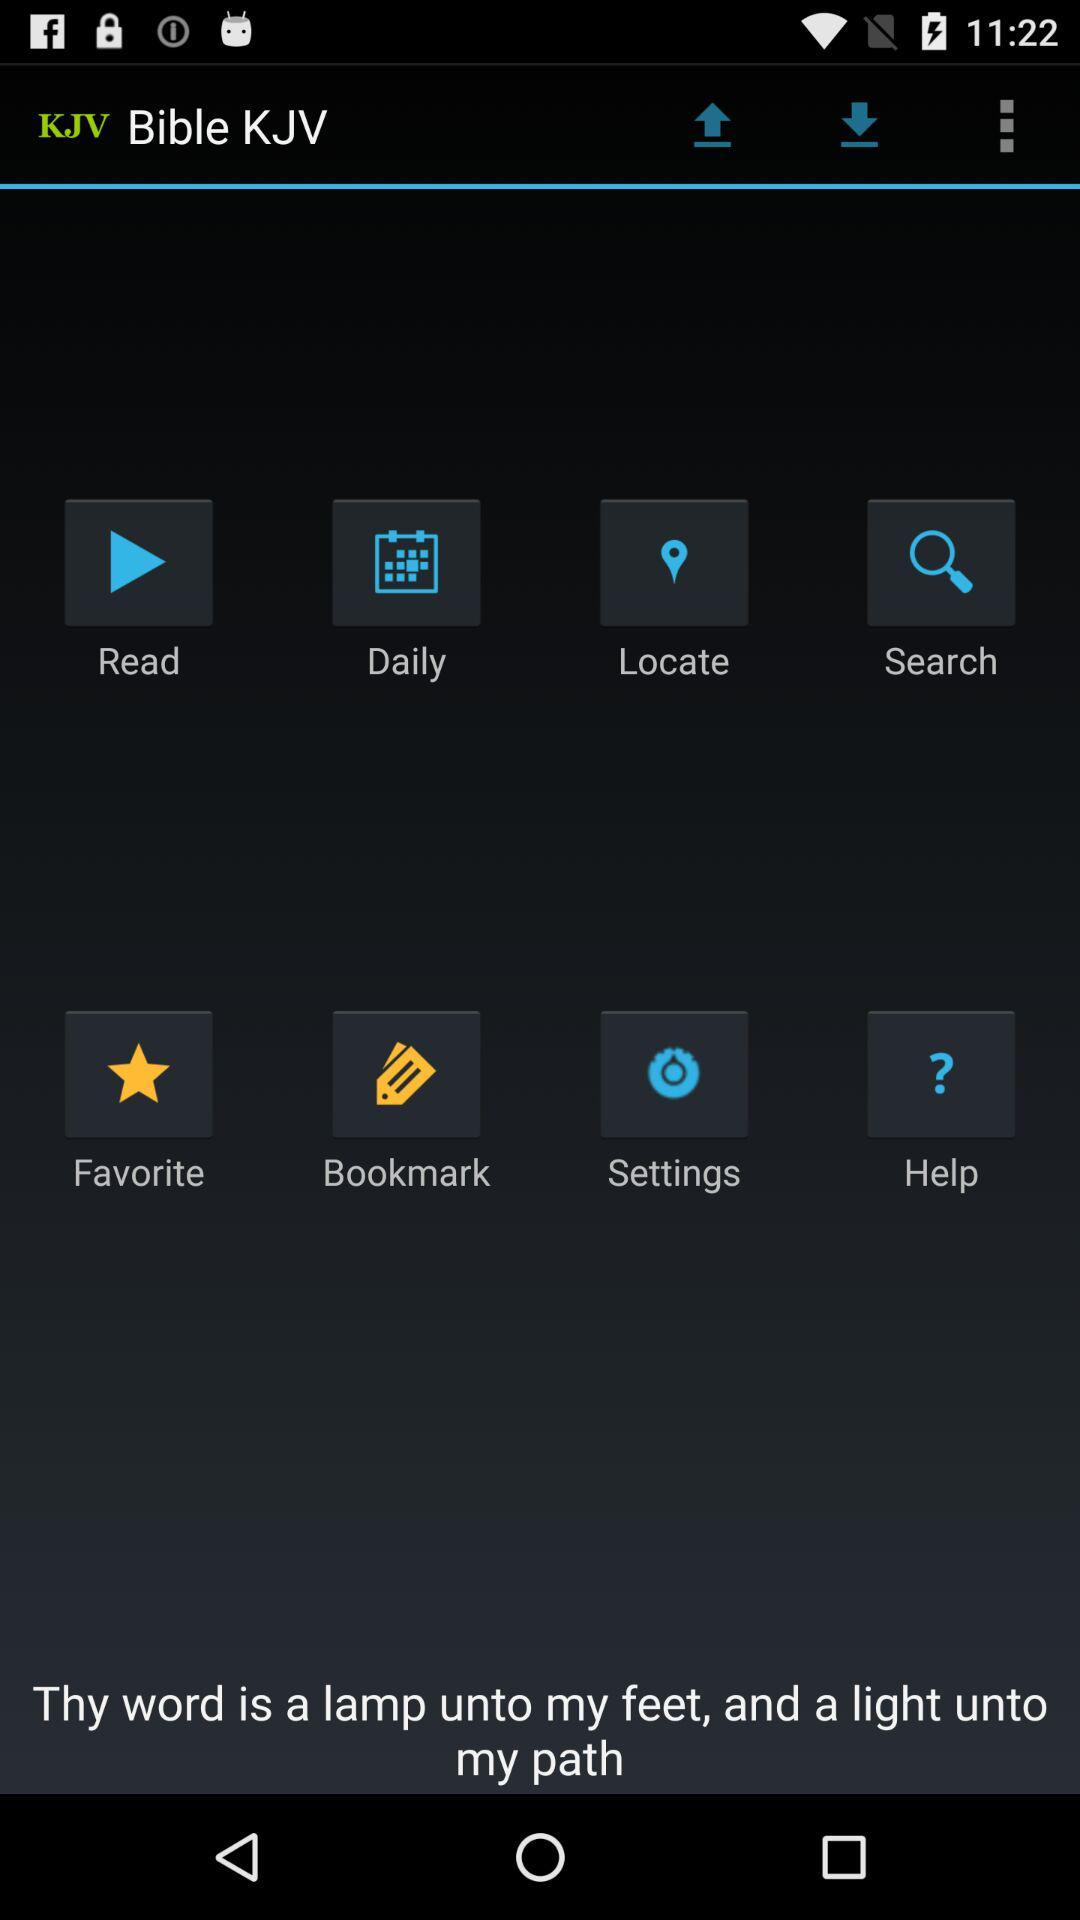  What do you see at coordinates (405, 560) in the screenshot?
I see `the app above daily` at bounding box center [405, 560].